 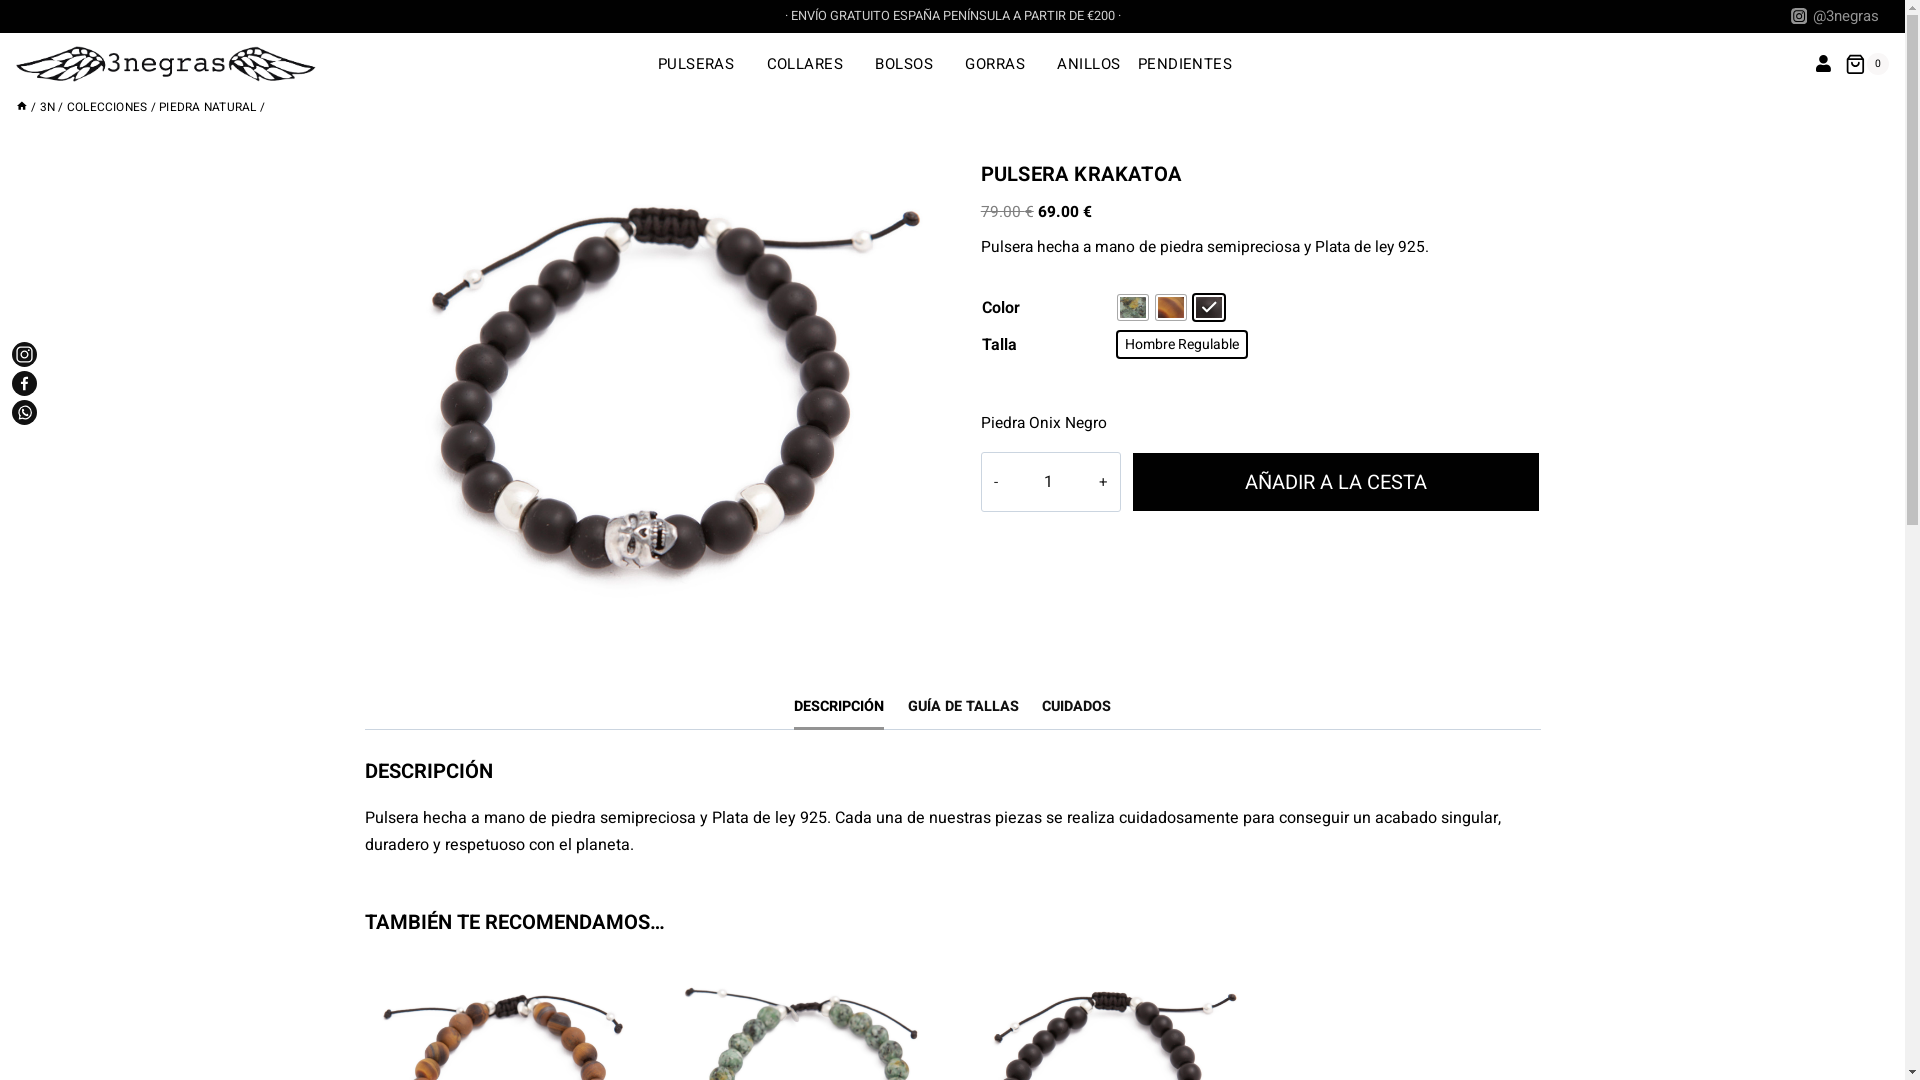 I want to click on 'COLLARES', so click(x=812, y=63).